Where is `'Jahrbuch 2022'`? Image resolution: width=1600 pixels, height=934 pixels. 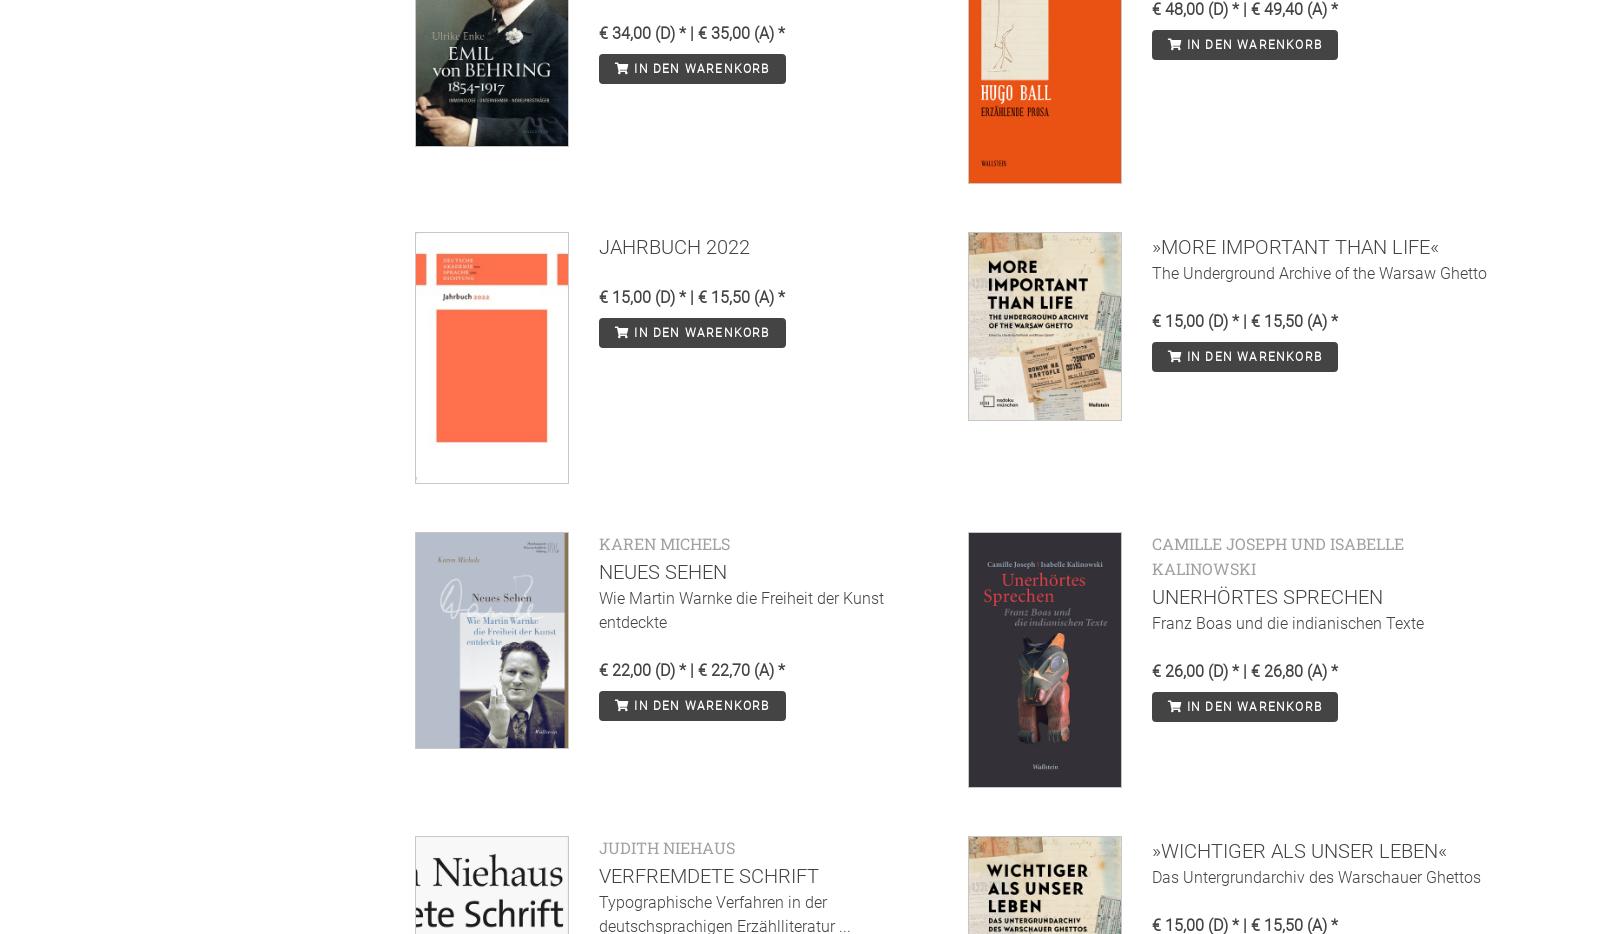 'Jahrbuch 2022' is located at coordinates (674, 247).